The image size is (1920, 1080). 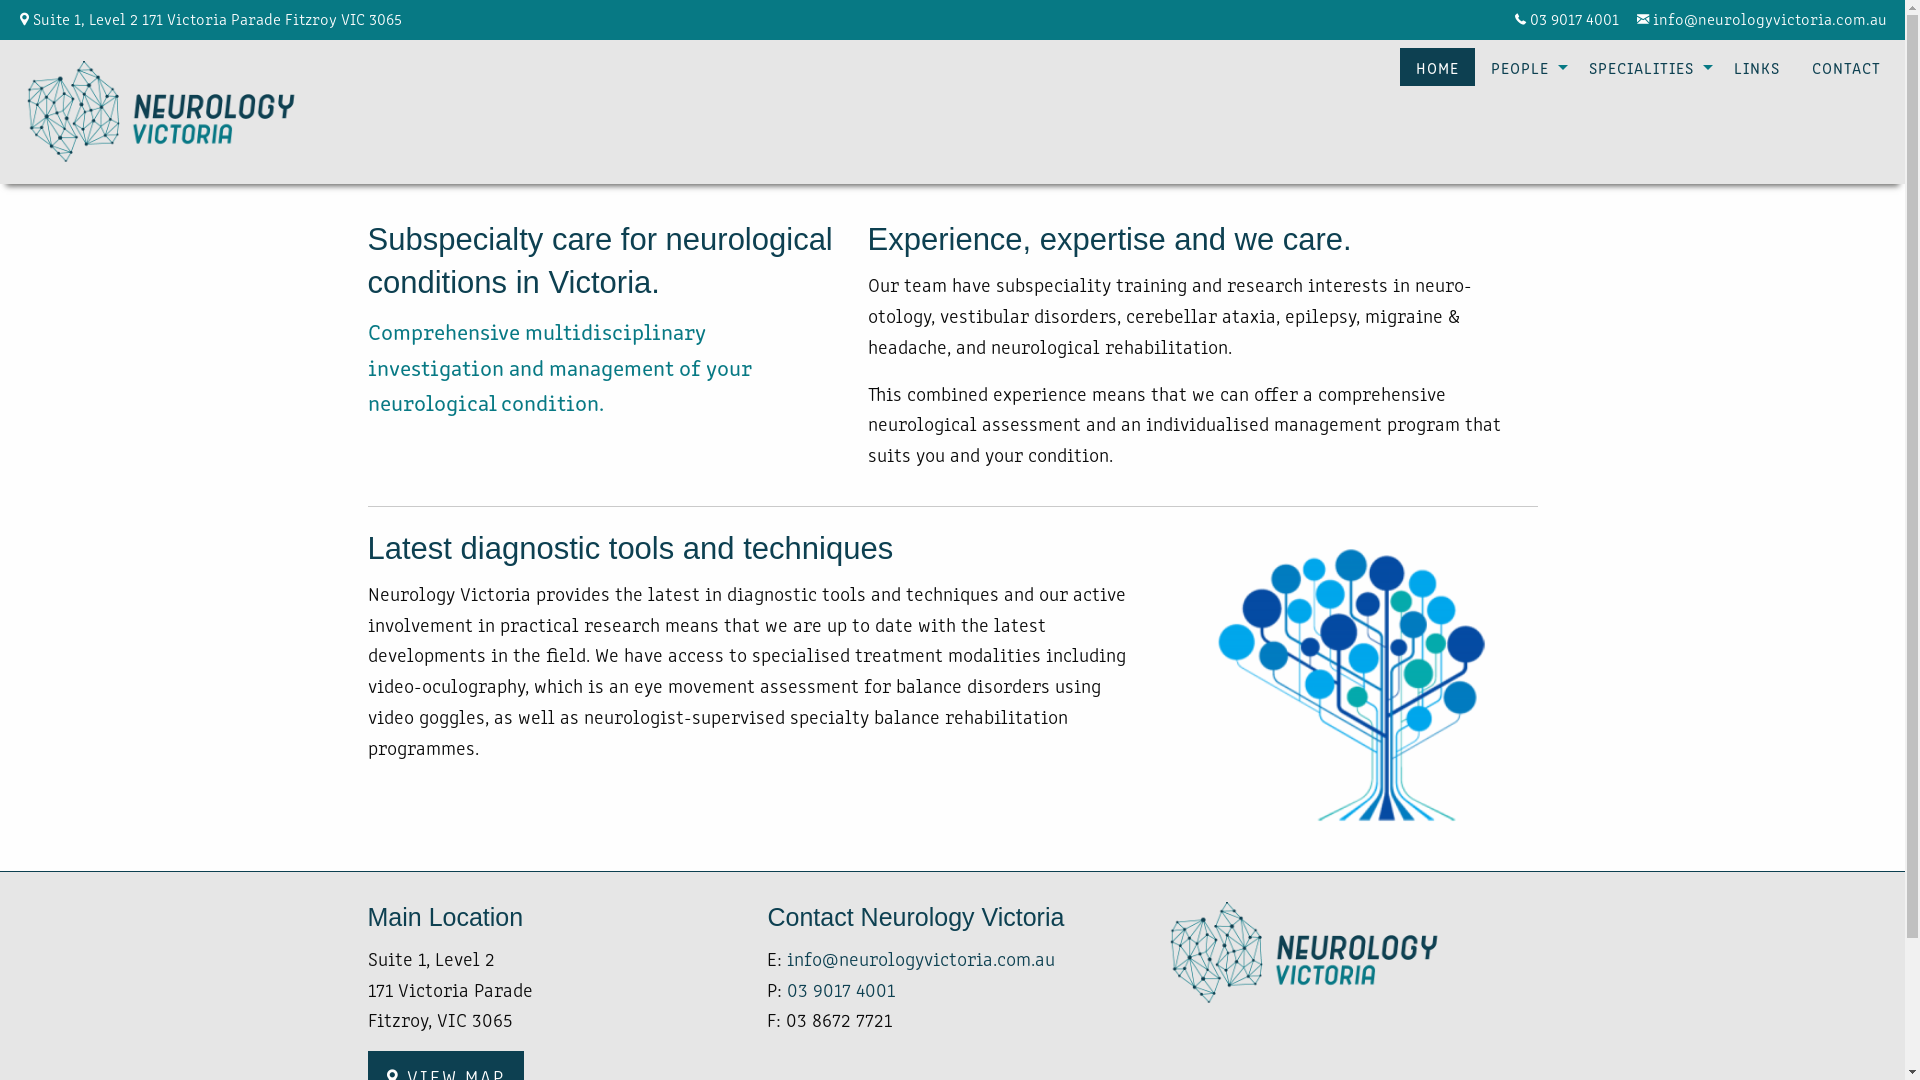 What do you see at coordinates (1755, 65) in the screenshot?
I see `'LINKS'` at bounding box center [1755, 65].